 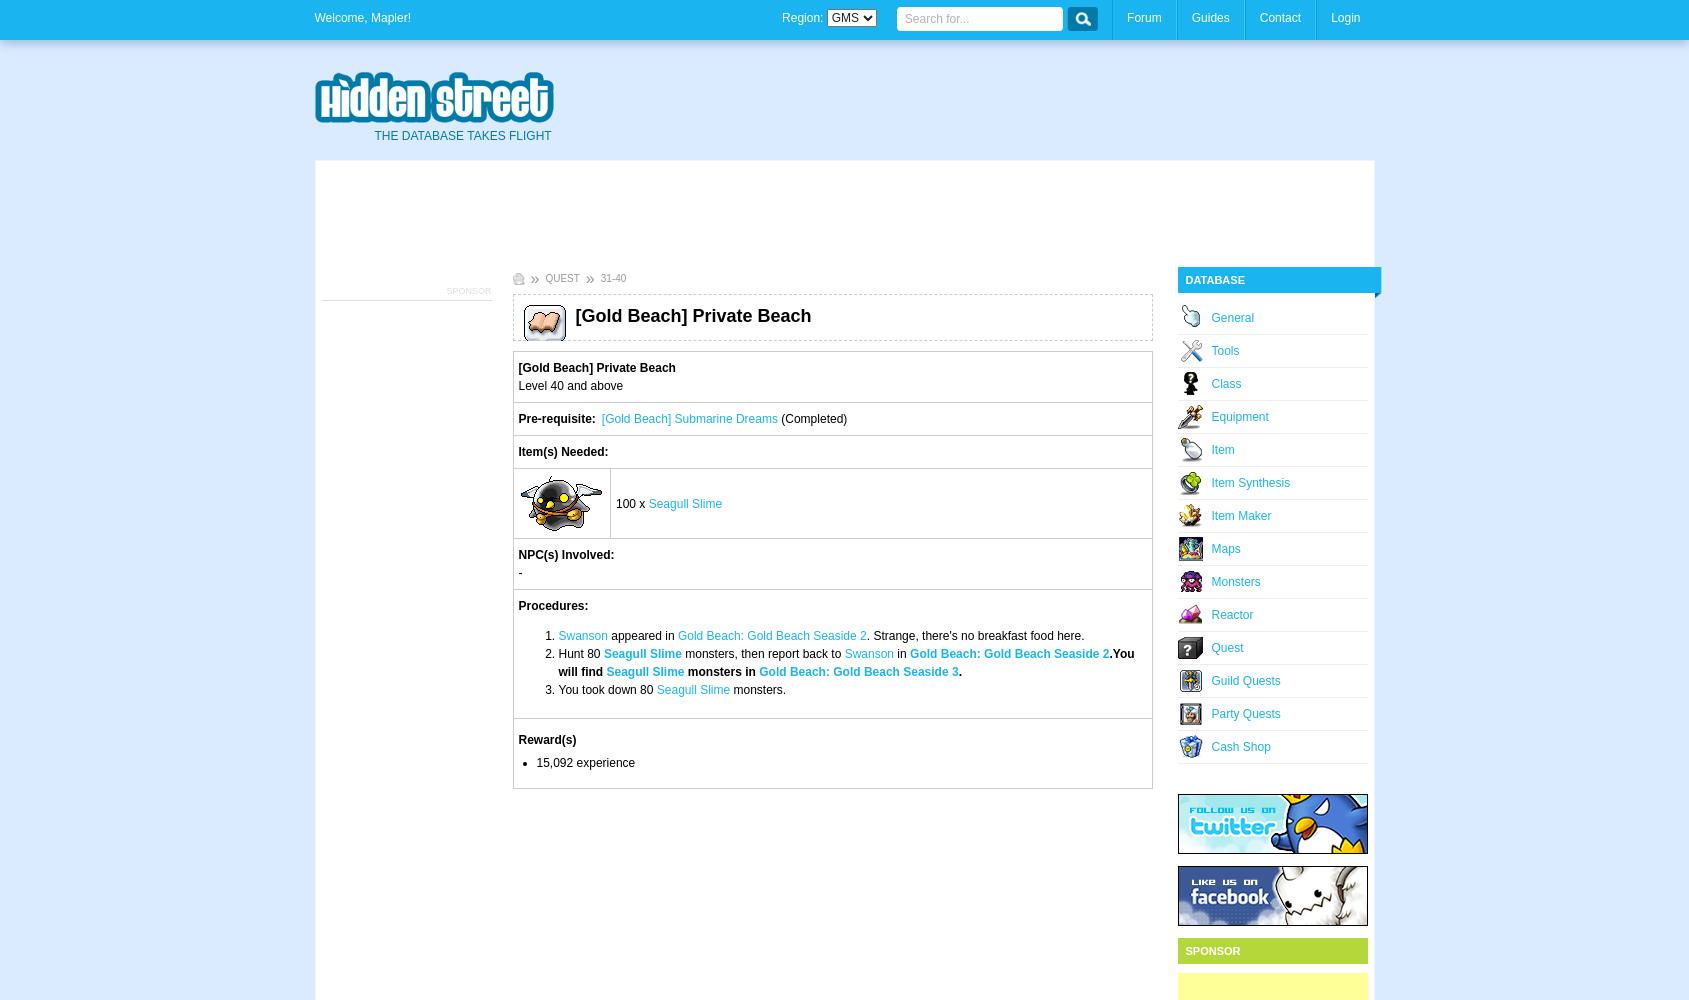 What do you see at coordinates (1250, 482) in the screenshot?
I see `'Item Synthesis'` at bounding box center [1250, 482].